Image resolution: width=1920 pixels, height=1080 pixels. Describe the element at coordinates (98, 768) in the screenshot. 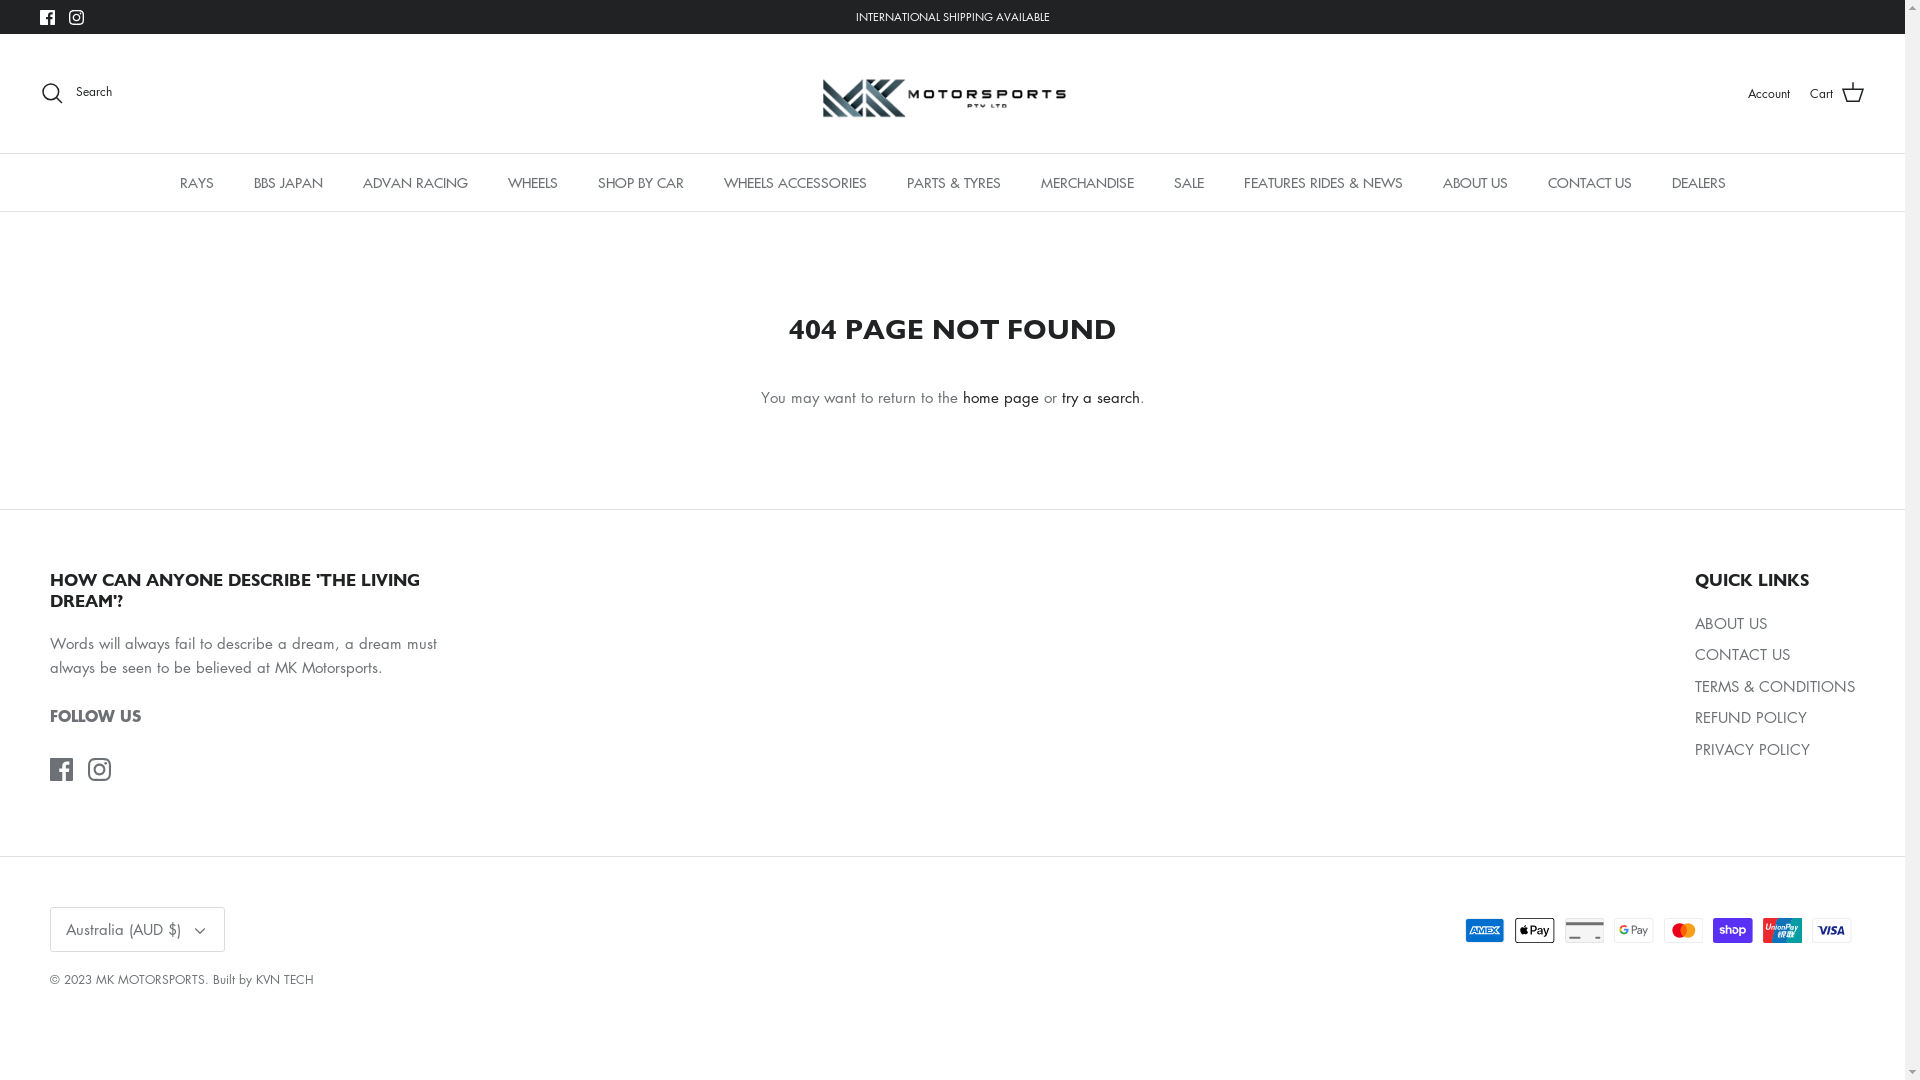

I see `'Instagram'` at that location.